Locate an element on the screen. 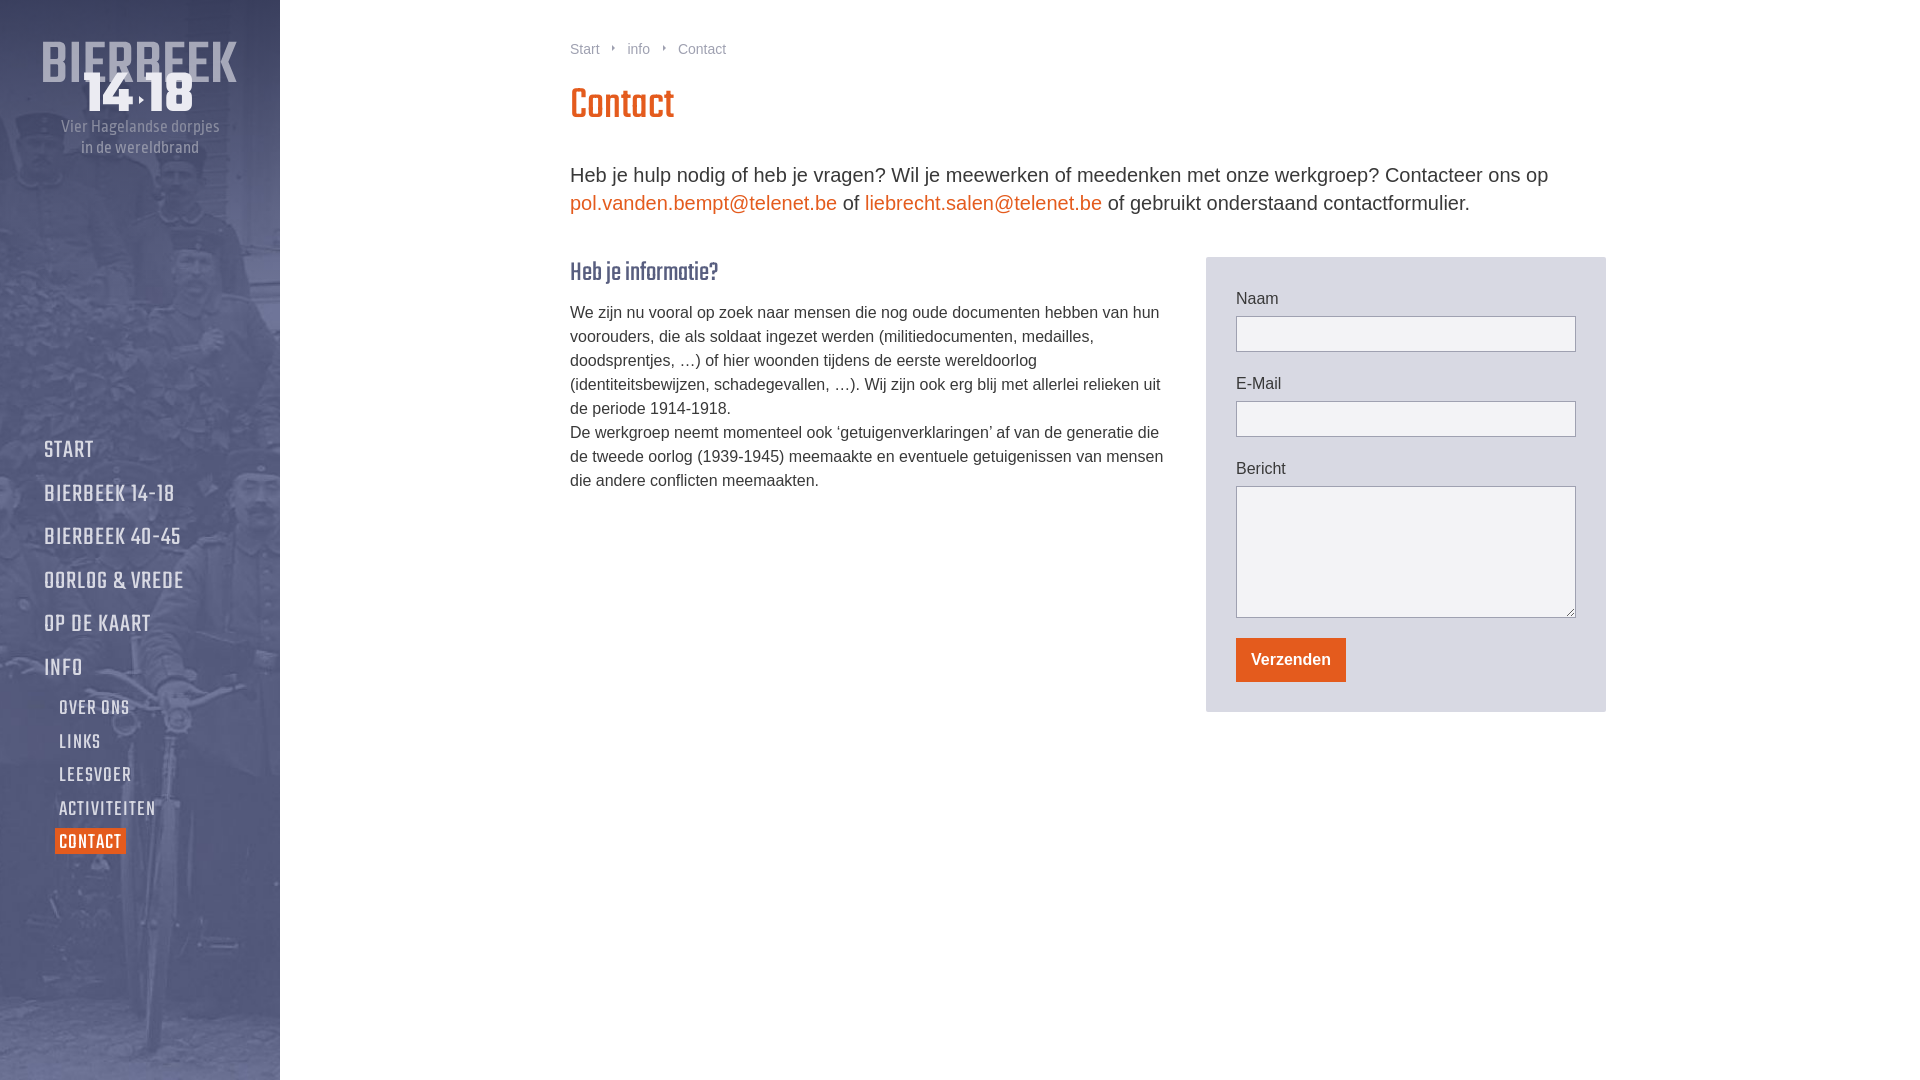 Image resolution: width=1920 pixels, height=1080 pixels. 'BIERBEEK 40-45' is located at coordinates (111, 536).